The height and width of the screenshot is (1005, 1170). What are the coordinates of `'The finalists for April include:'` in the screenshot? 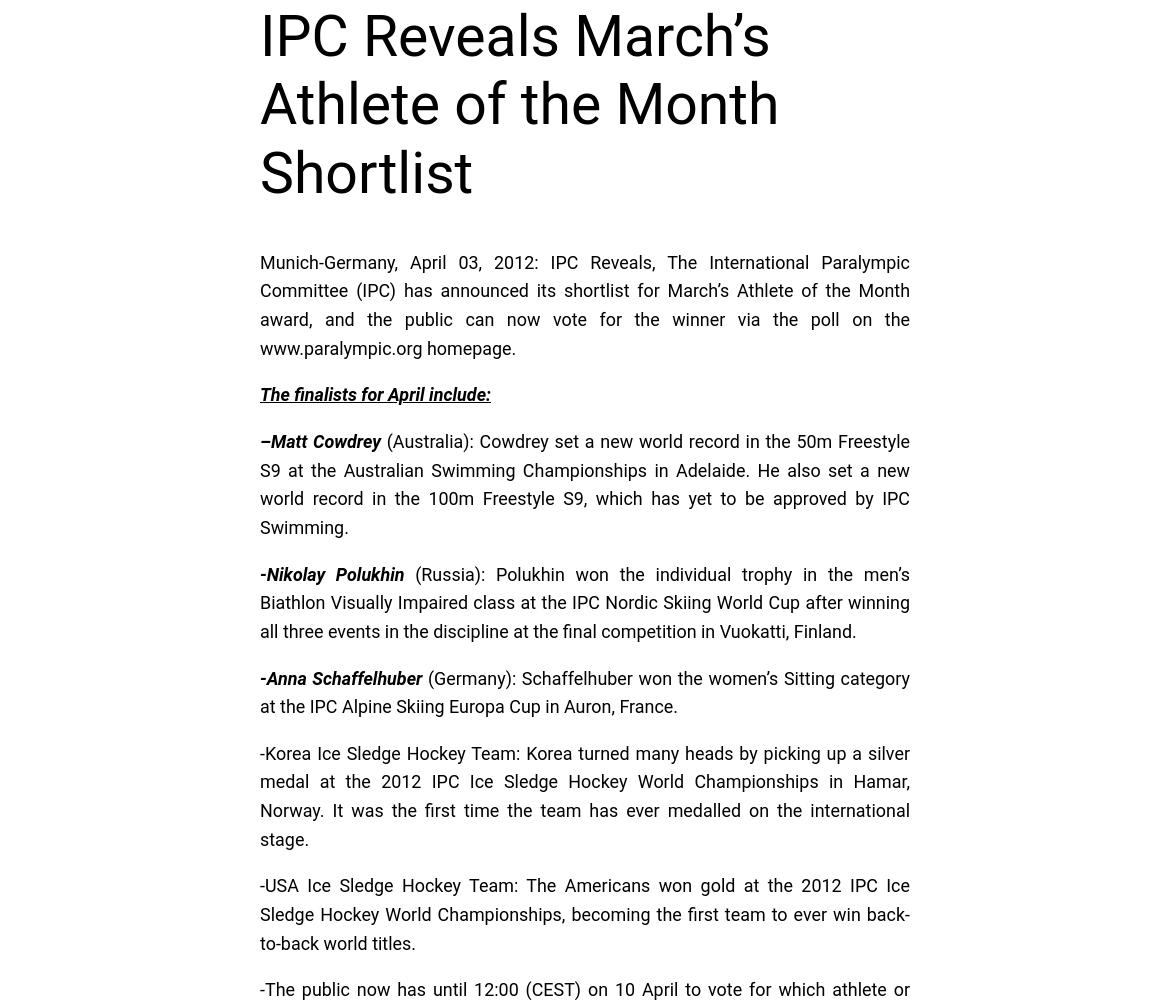 It's located at (374, 394).